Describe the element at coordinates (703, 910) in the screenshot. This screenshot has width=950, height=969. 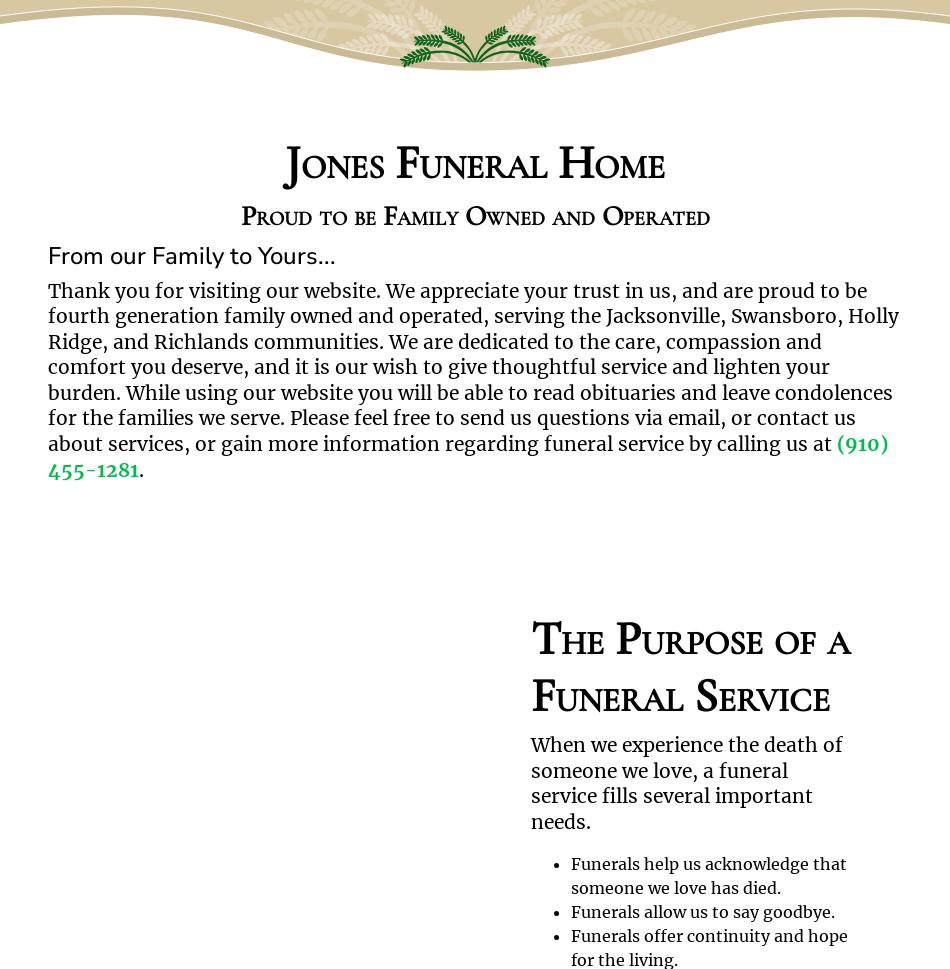
I see `'Funerals allow us to say goodbye.'` at that location.